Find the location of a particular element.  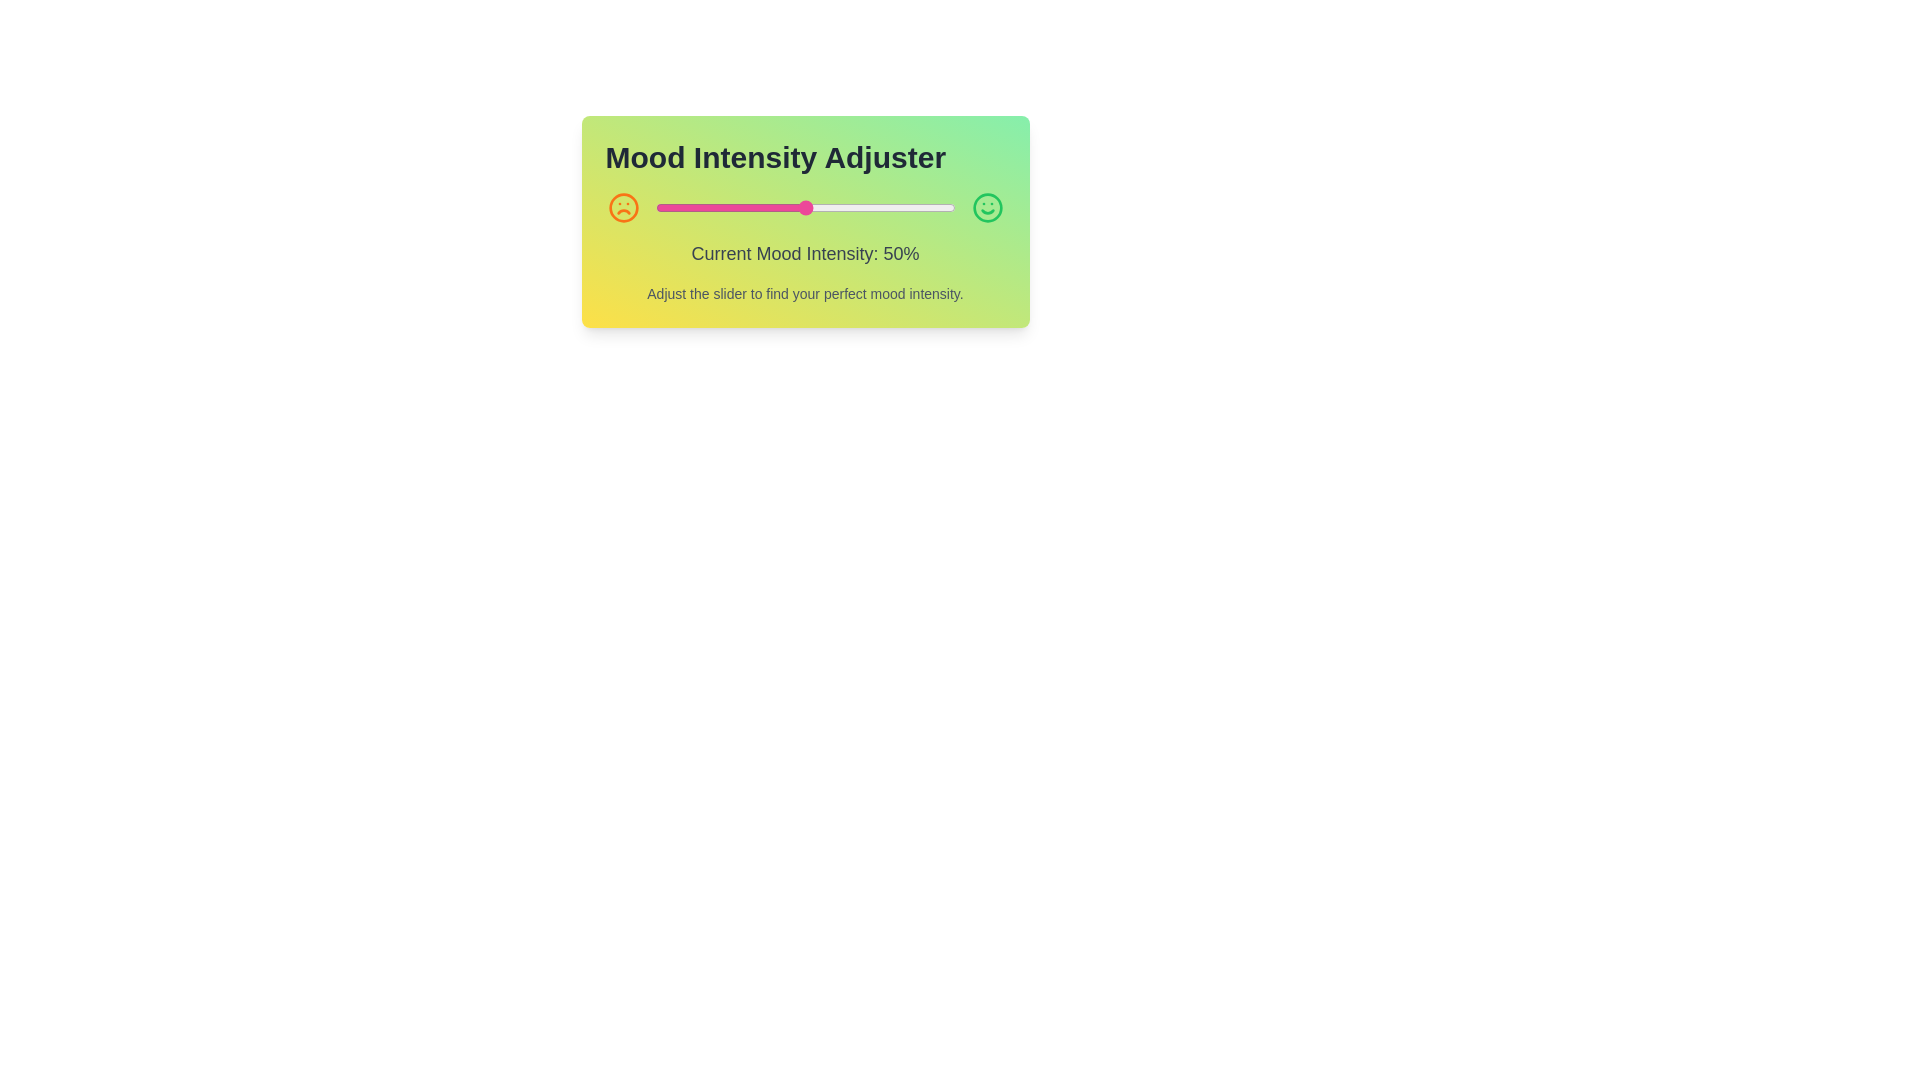

the mood intensity slider to 28% is located at coordinates (738, 208).